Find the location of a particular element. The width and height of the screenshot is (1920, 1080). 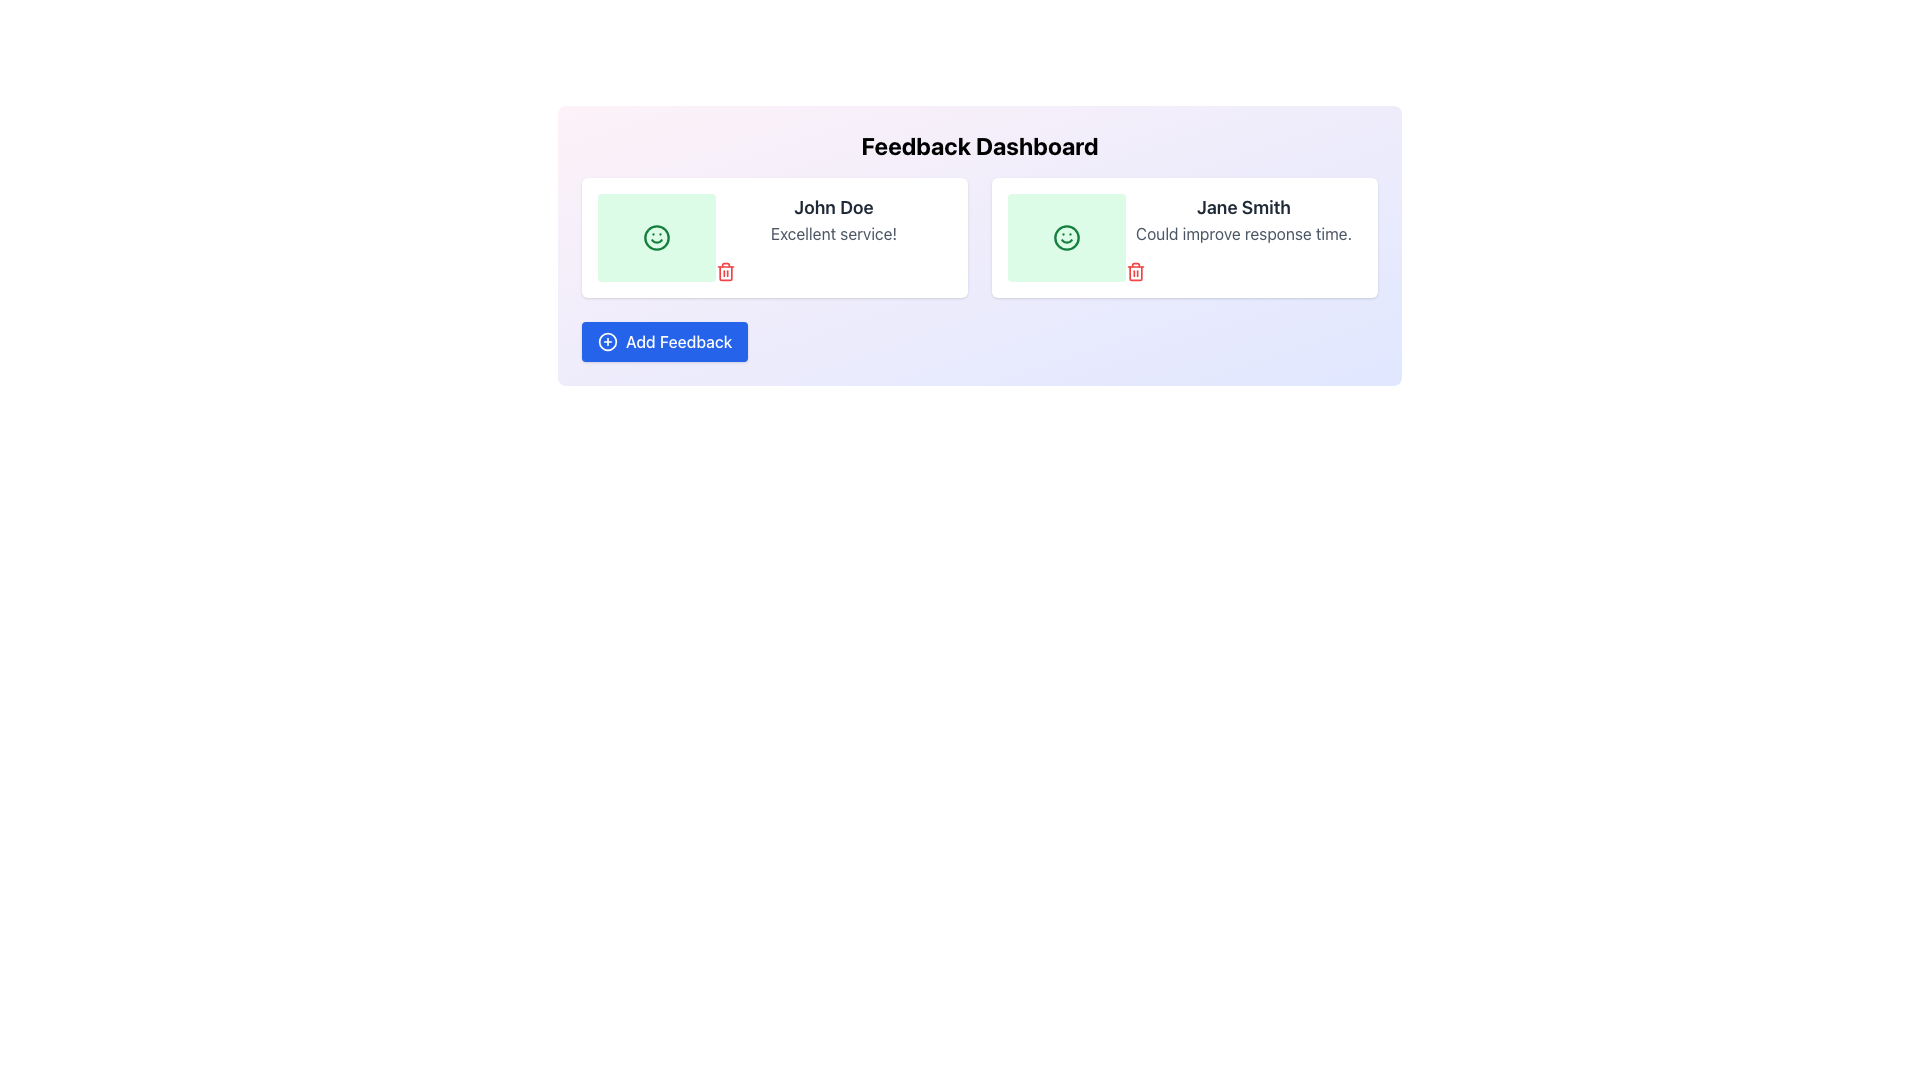

the smiley-face icon representing positive feedback within the second feedback card of the feedback dashboard interface is located at coordinates (1065, 237).